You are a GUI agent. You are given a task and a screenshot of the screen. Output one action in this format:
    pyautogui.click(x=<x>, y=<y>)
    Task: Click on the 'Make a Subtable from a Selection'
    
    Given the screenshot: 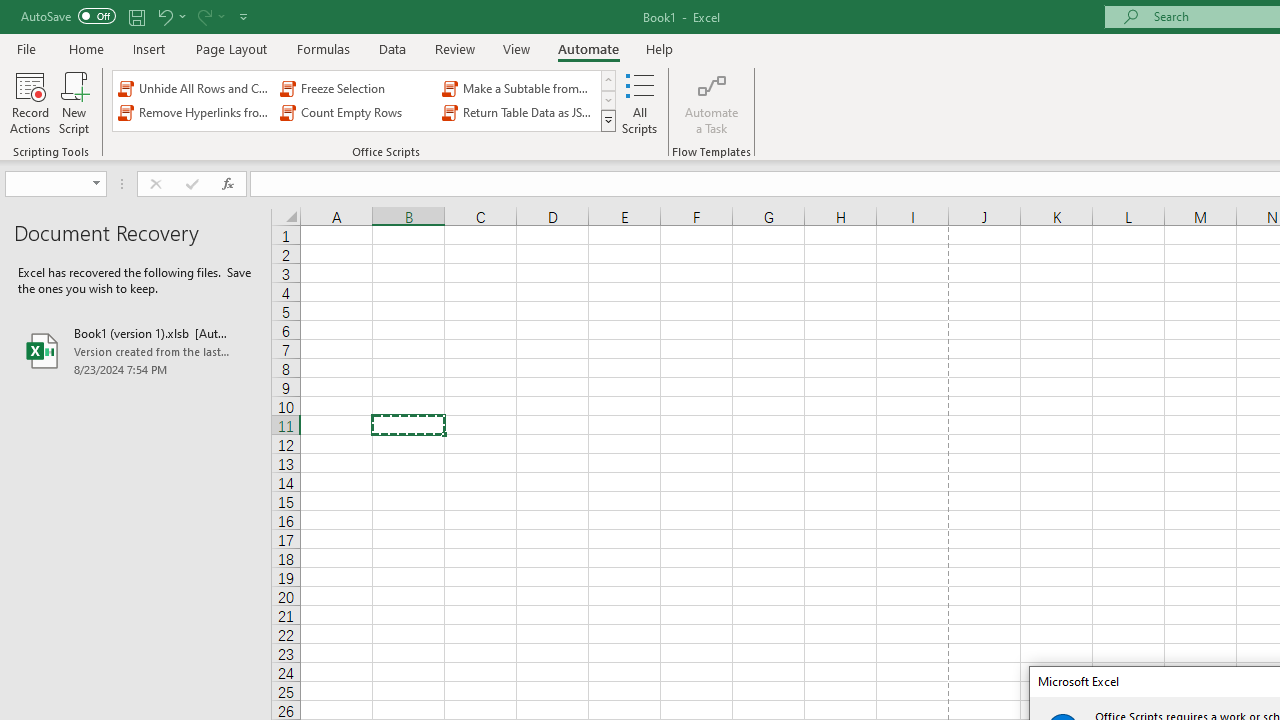 What is the action you would take?
    pyautogui.click(x=519, y=87)
    